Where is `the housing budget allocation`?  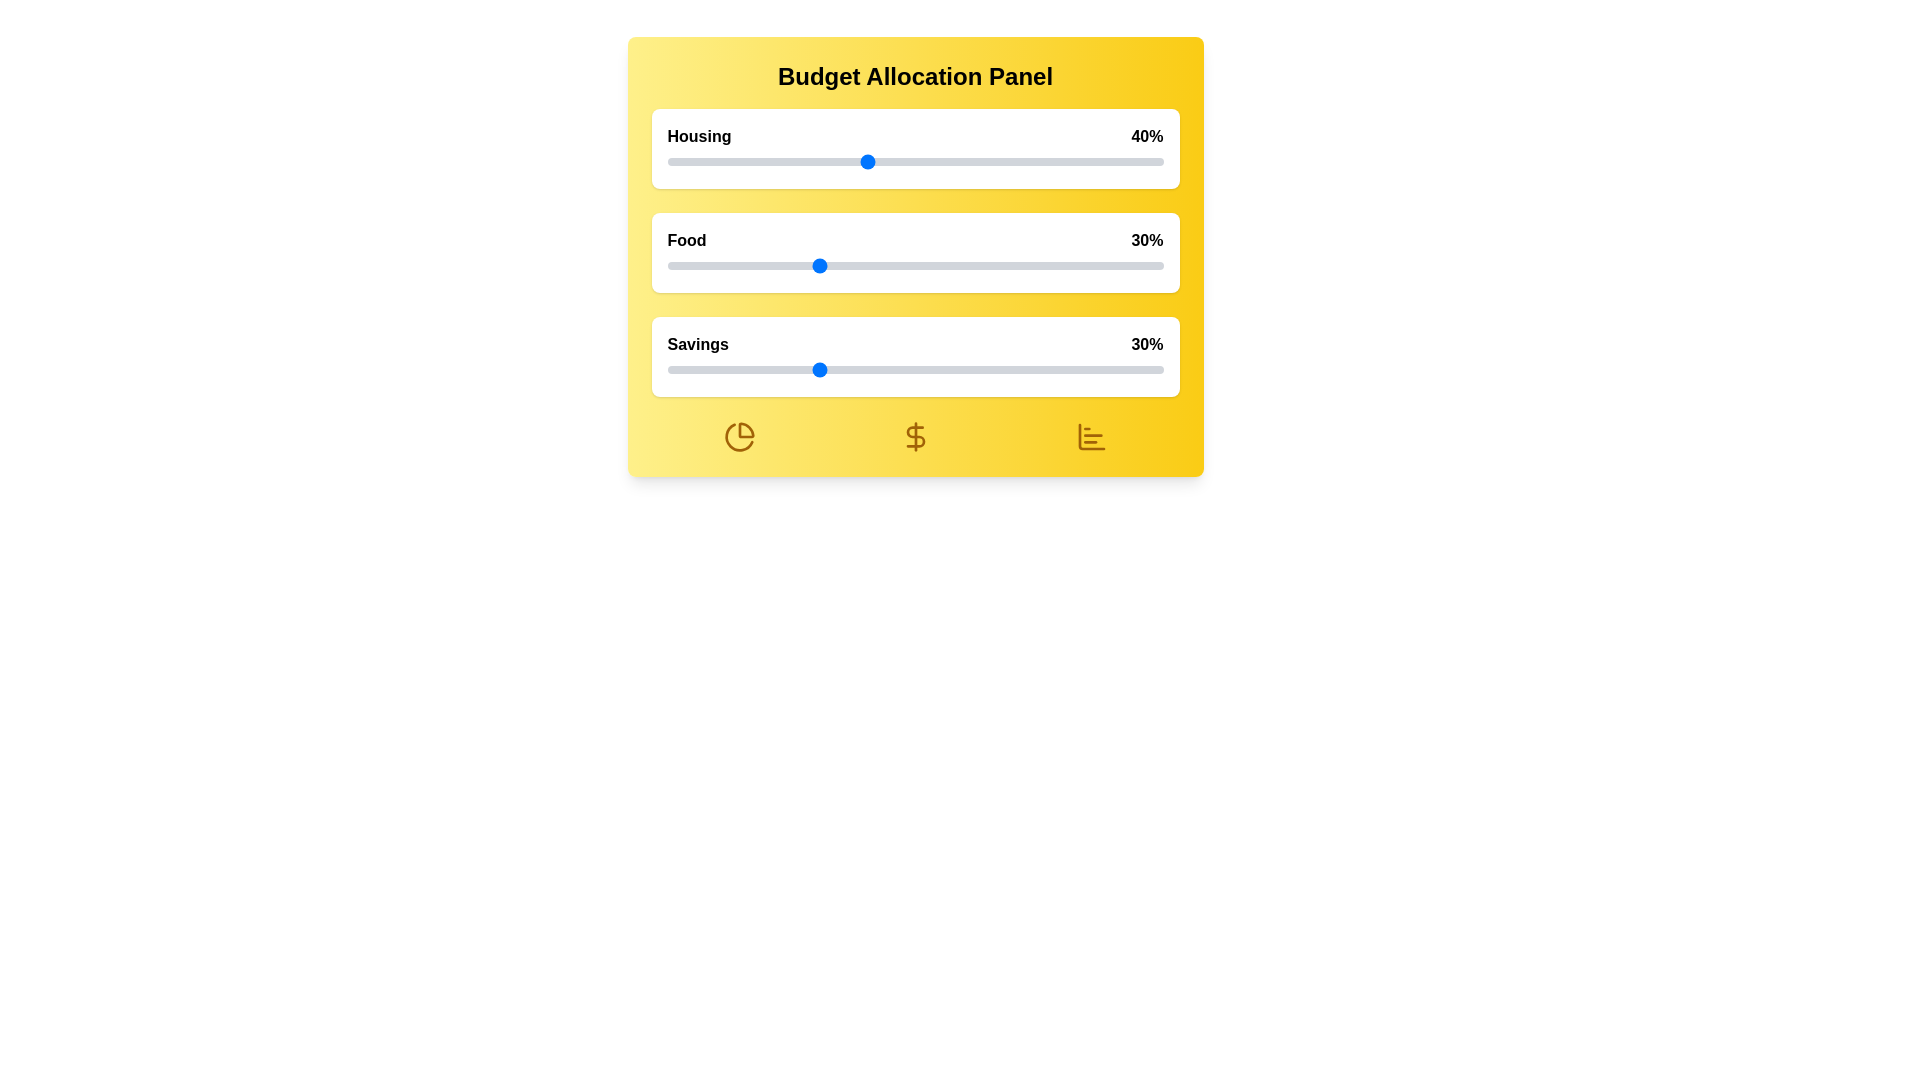
the housing budget allocation is located at coordinates (770, 161).